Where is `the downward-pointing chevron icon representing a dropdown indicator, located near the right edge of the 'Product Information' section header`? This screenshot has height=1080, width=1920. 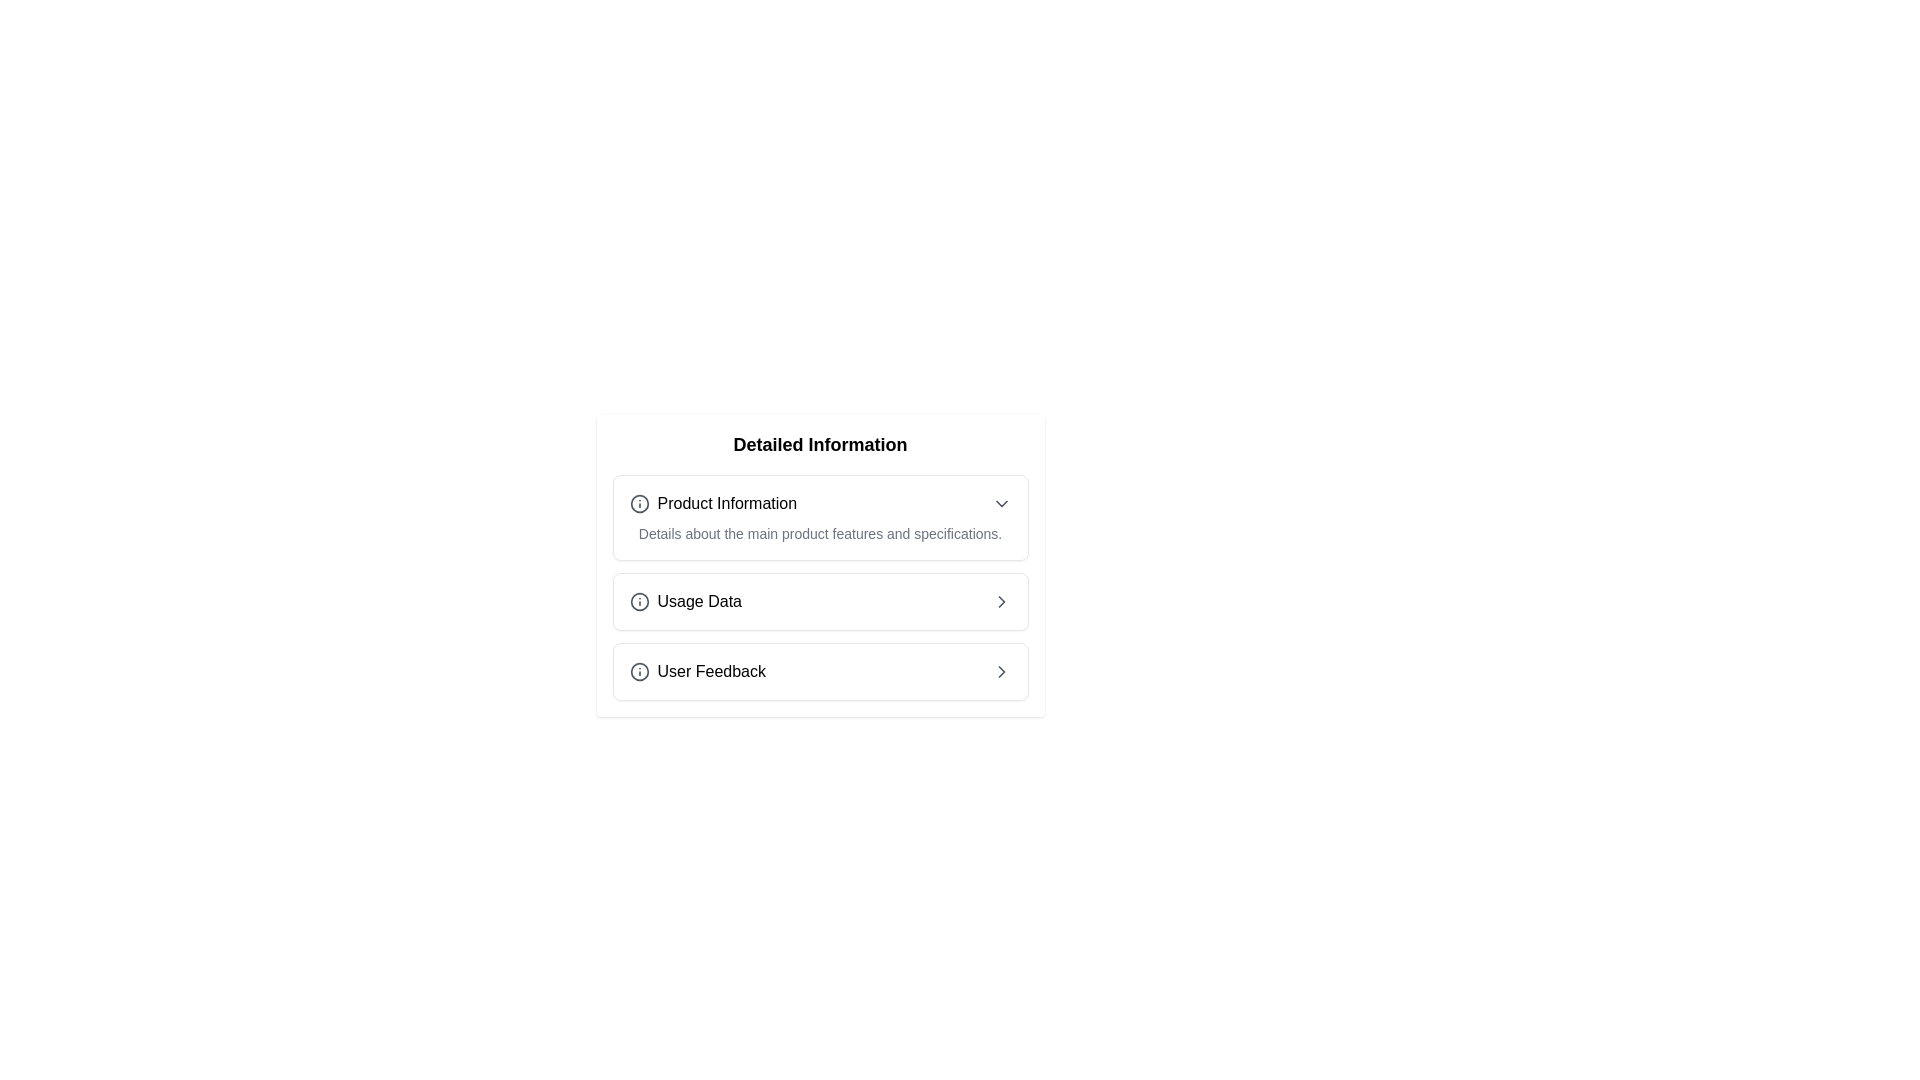
the downward-pointing chevron icon representing a dropdown indicator, located near the right edge of the 'Product Information' section header is located at coordinates (1001, 503).